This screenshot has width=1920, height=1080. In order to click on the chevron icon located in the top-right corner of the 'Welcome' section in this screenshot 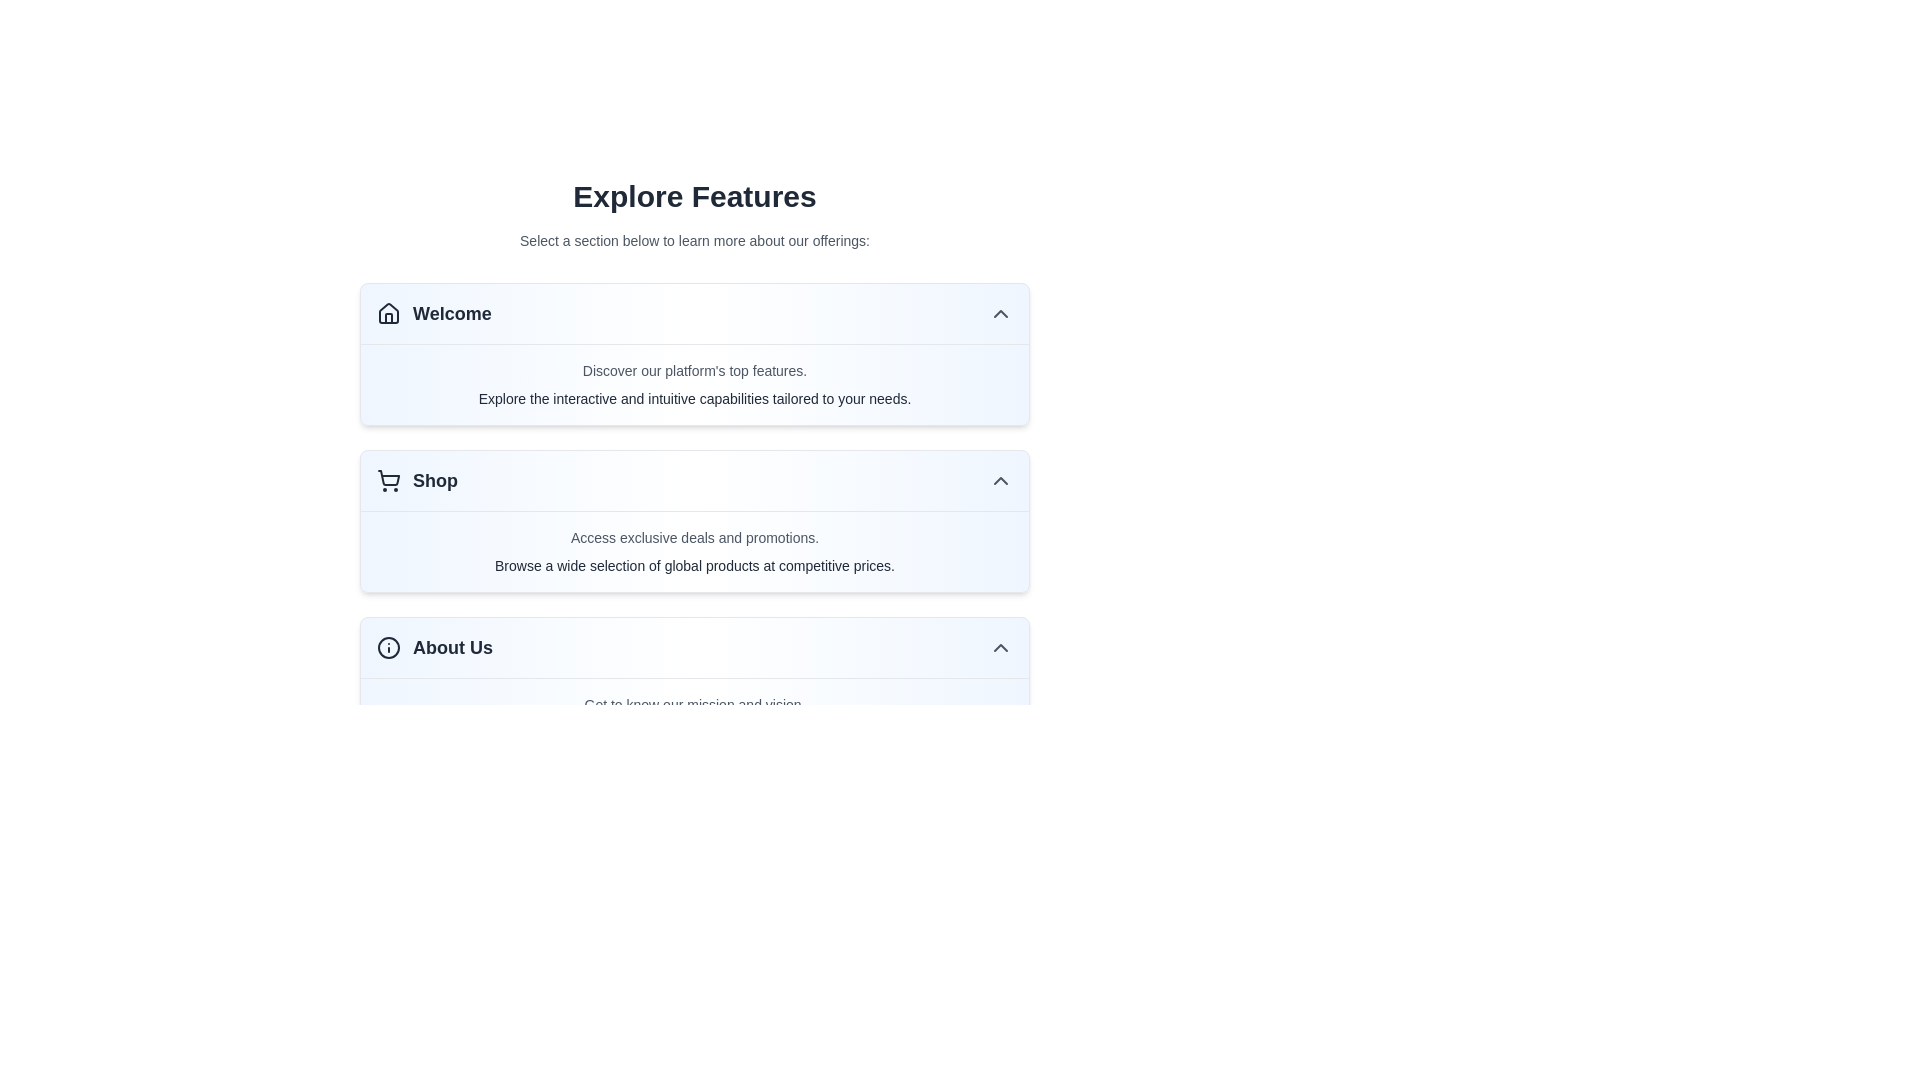, I will do `click(1001, 313)`.